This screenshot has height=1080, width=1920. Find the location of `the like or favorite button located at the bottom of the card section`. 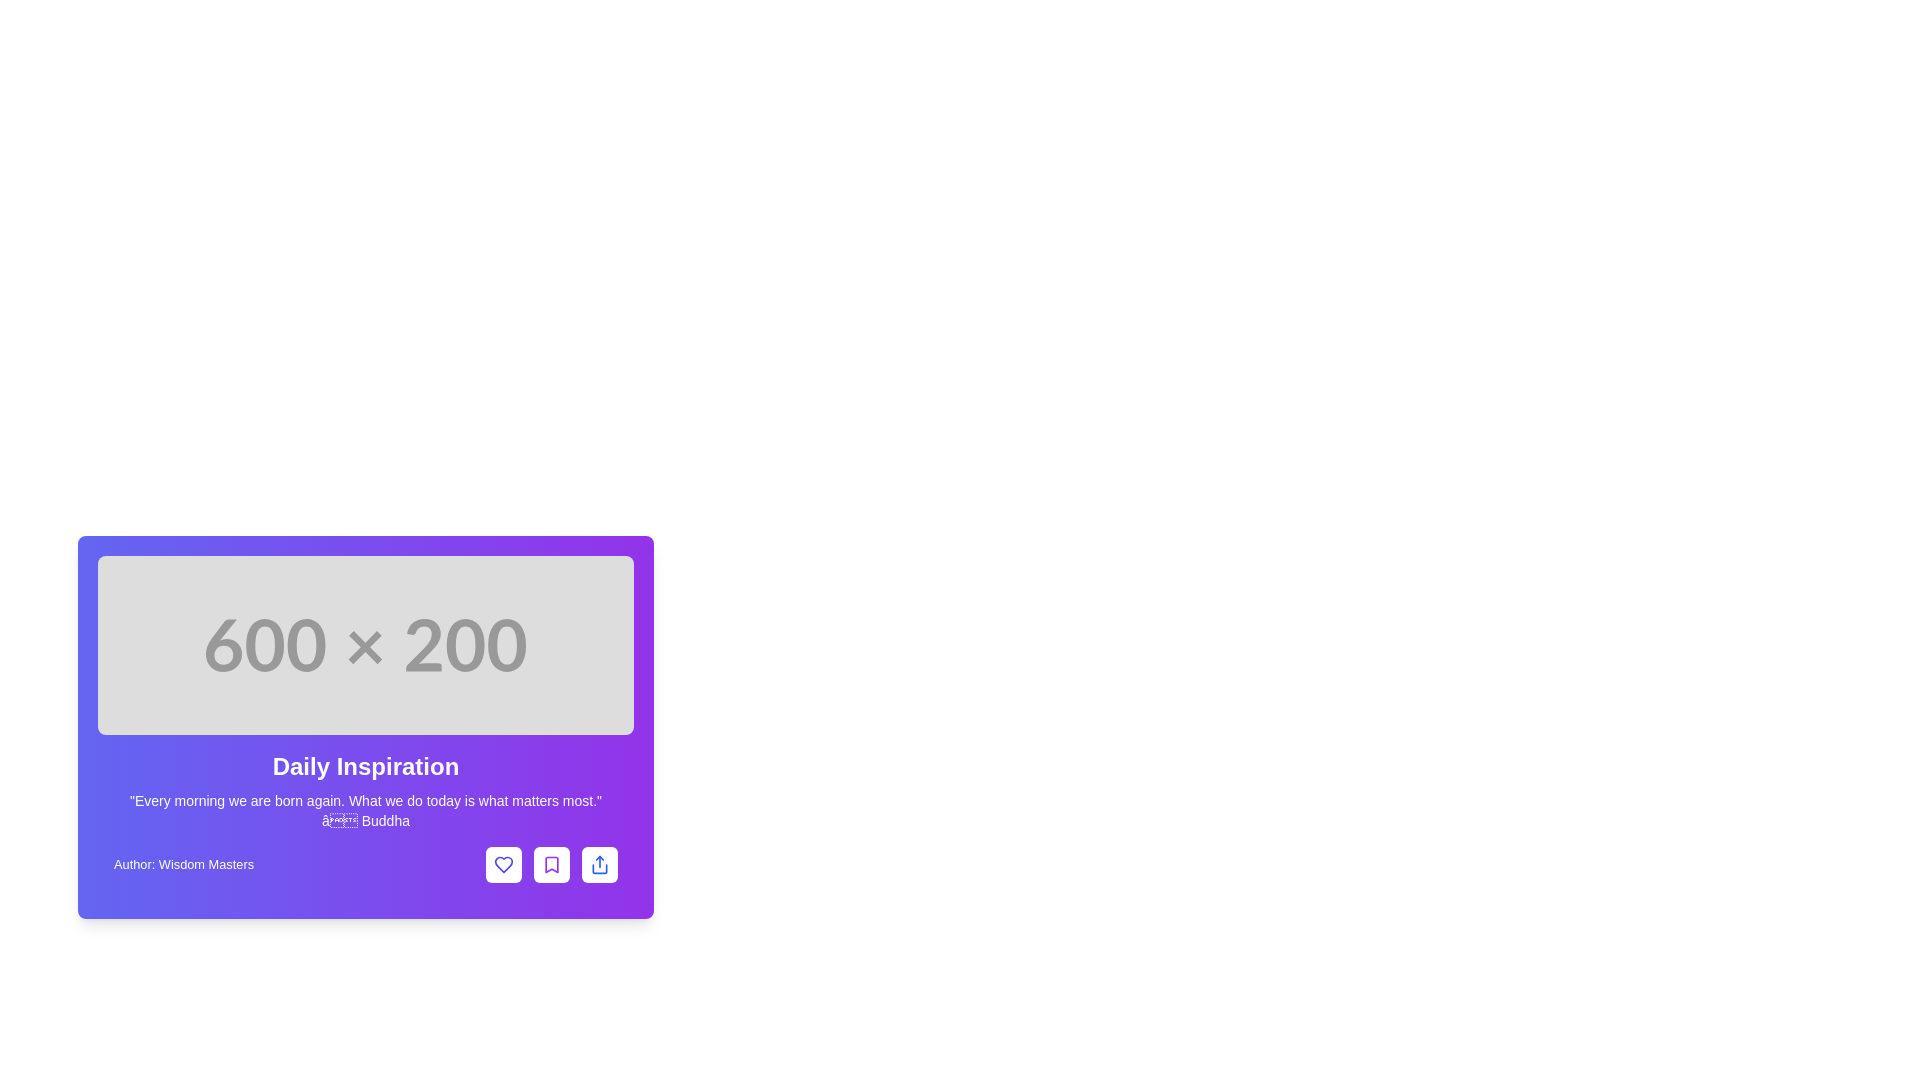

the like or favorite button located at the bottom of the card section is located at coordinates (504, 863).